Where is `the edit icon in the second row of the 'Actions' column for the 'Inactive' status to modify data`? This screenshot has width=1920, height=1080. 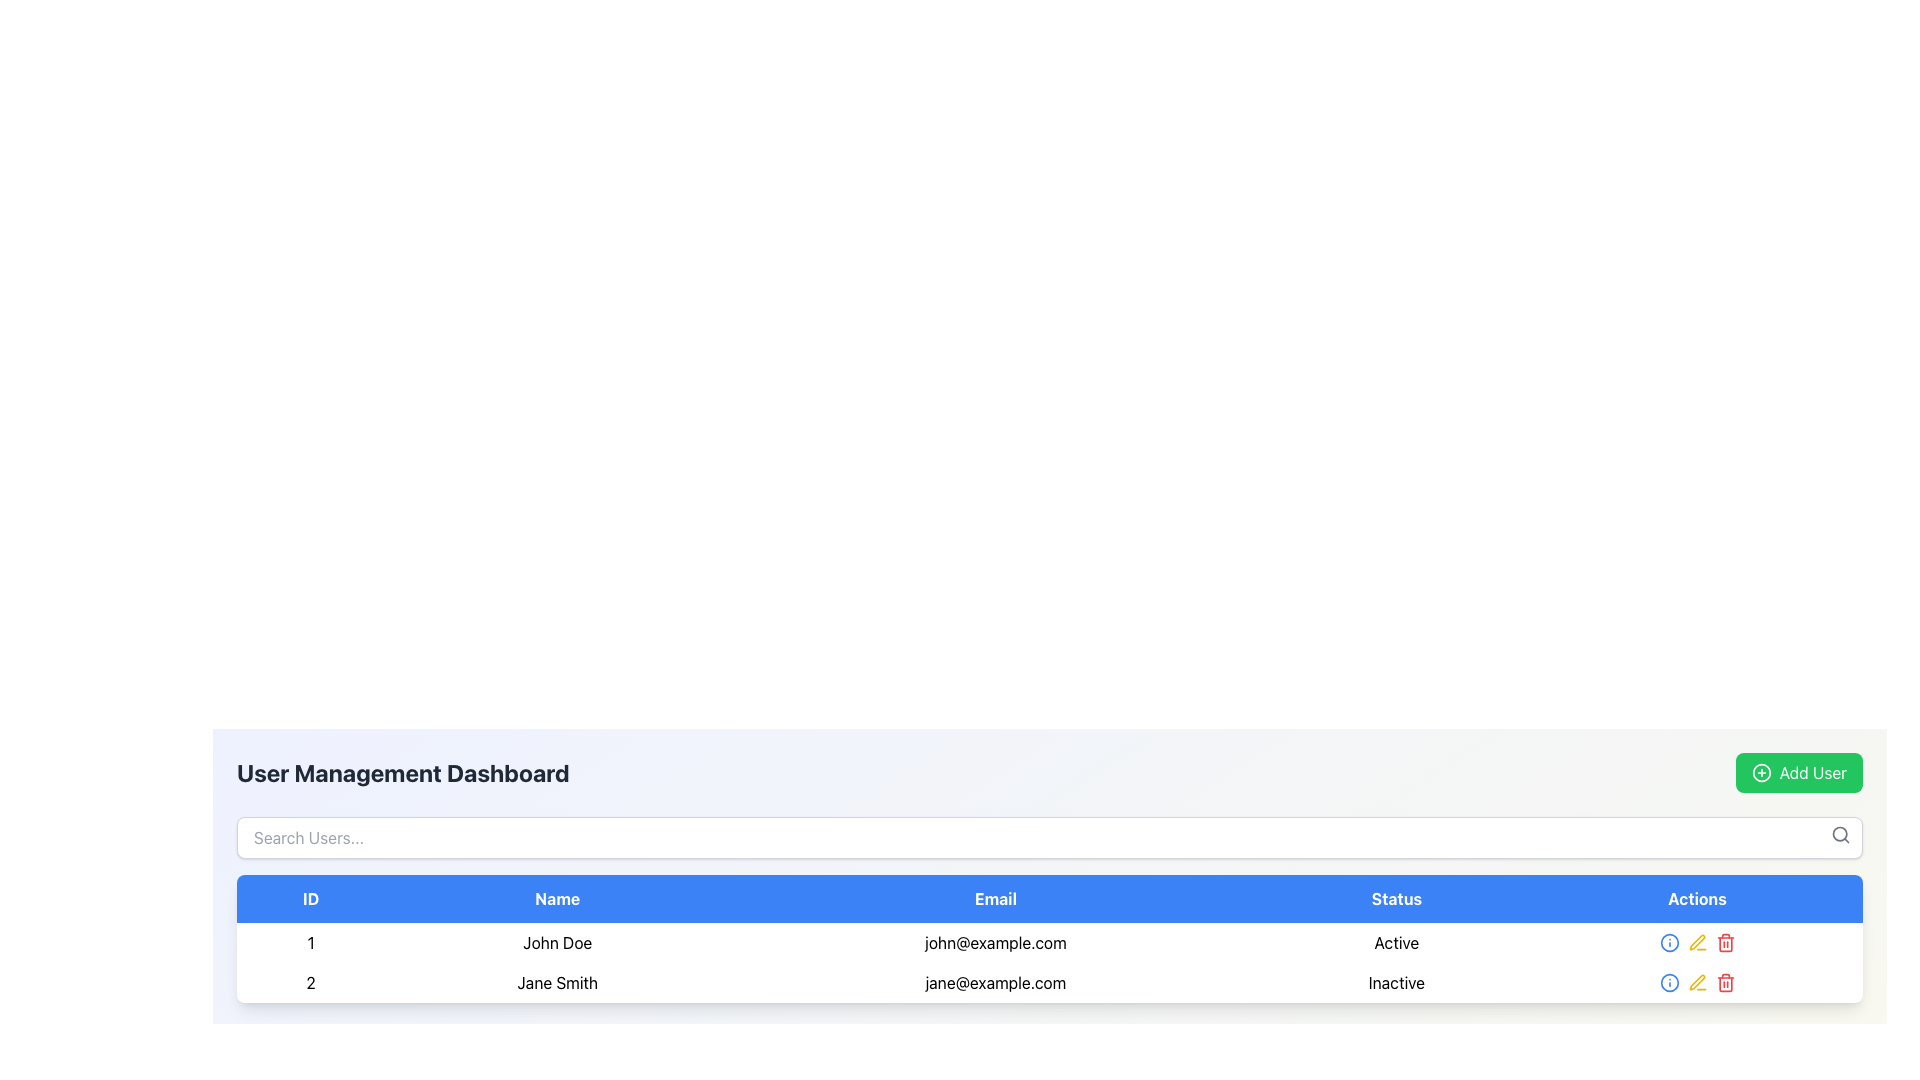
the edit icon in the second row of the 'Actions' column for the 'Inactive' status to modify data is located at coordinates (1696, 982).